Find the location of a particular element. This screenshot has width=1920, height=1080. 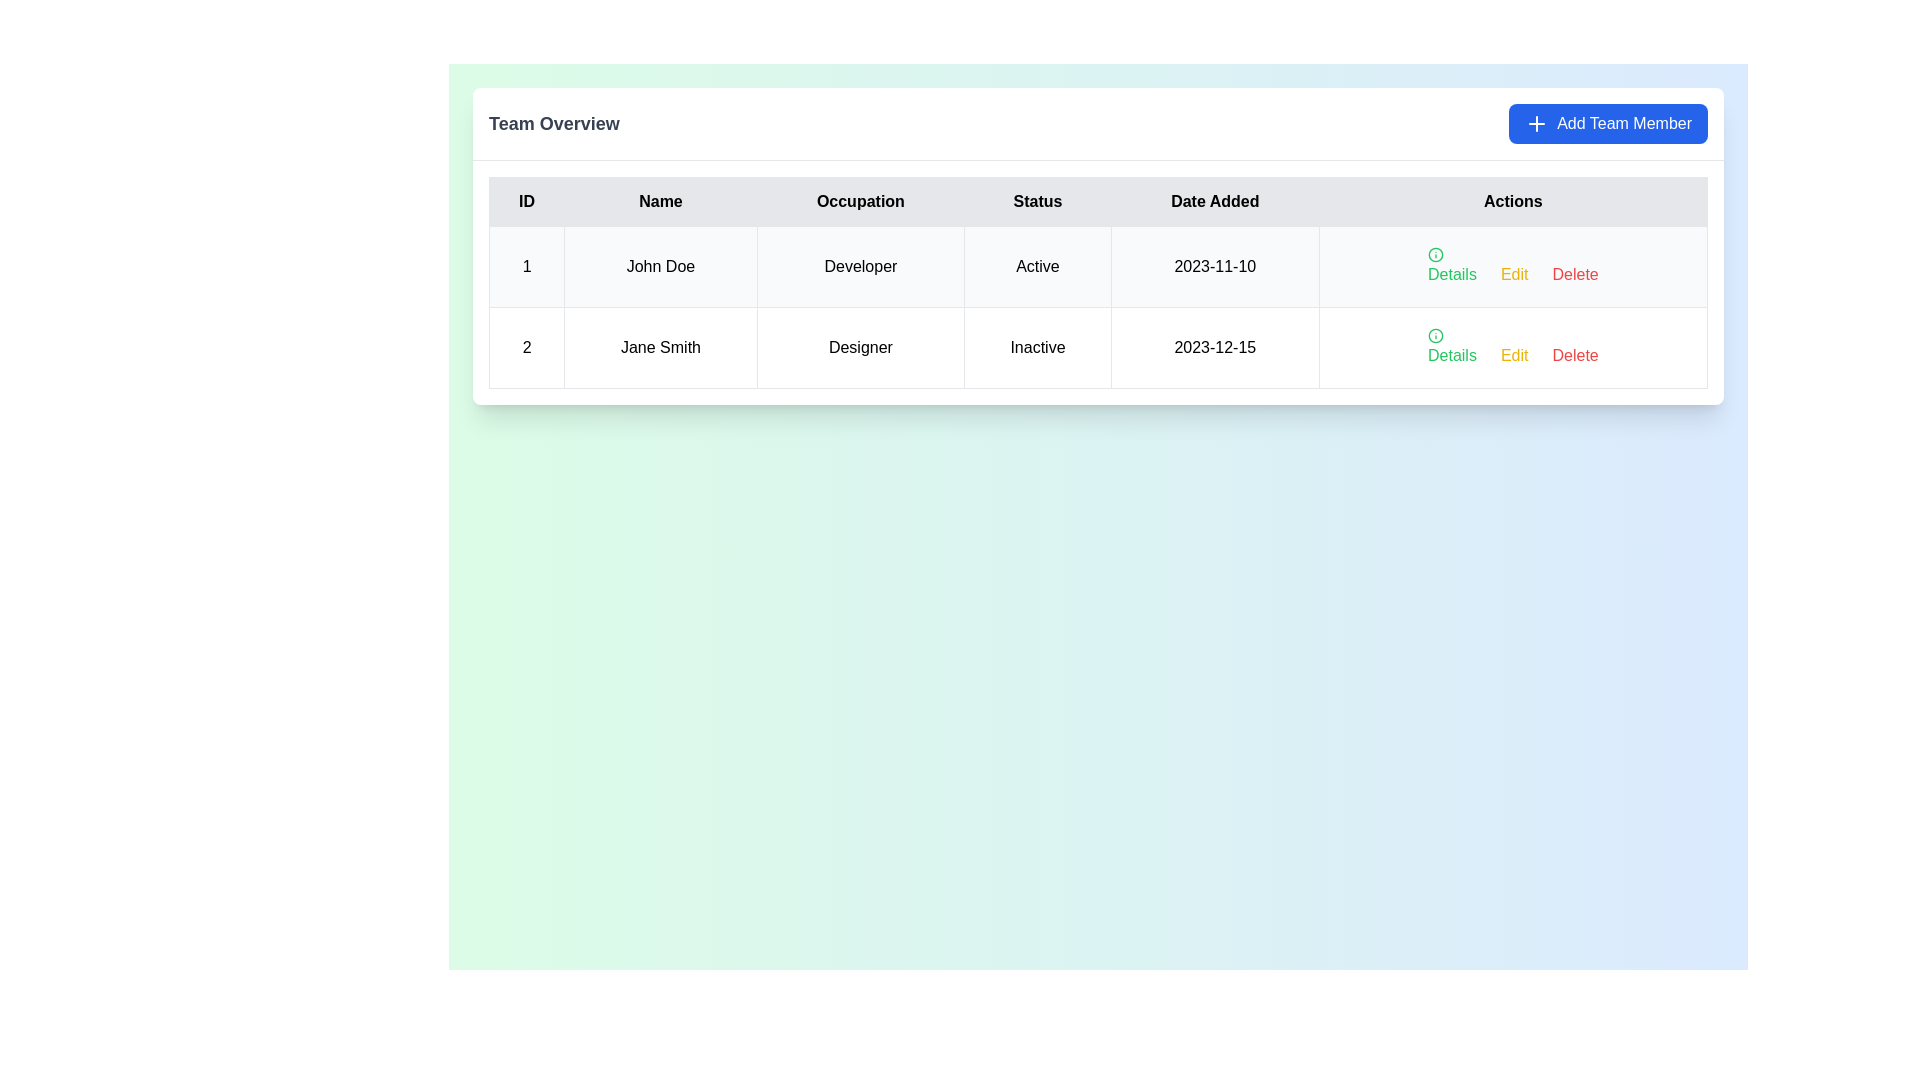

the third column header cell in the table, which labels the occupation of listed individuals, positioned between the 'Name' and 'Status' headers under the 'Team Overview' title is located at coordinates (860, 201).